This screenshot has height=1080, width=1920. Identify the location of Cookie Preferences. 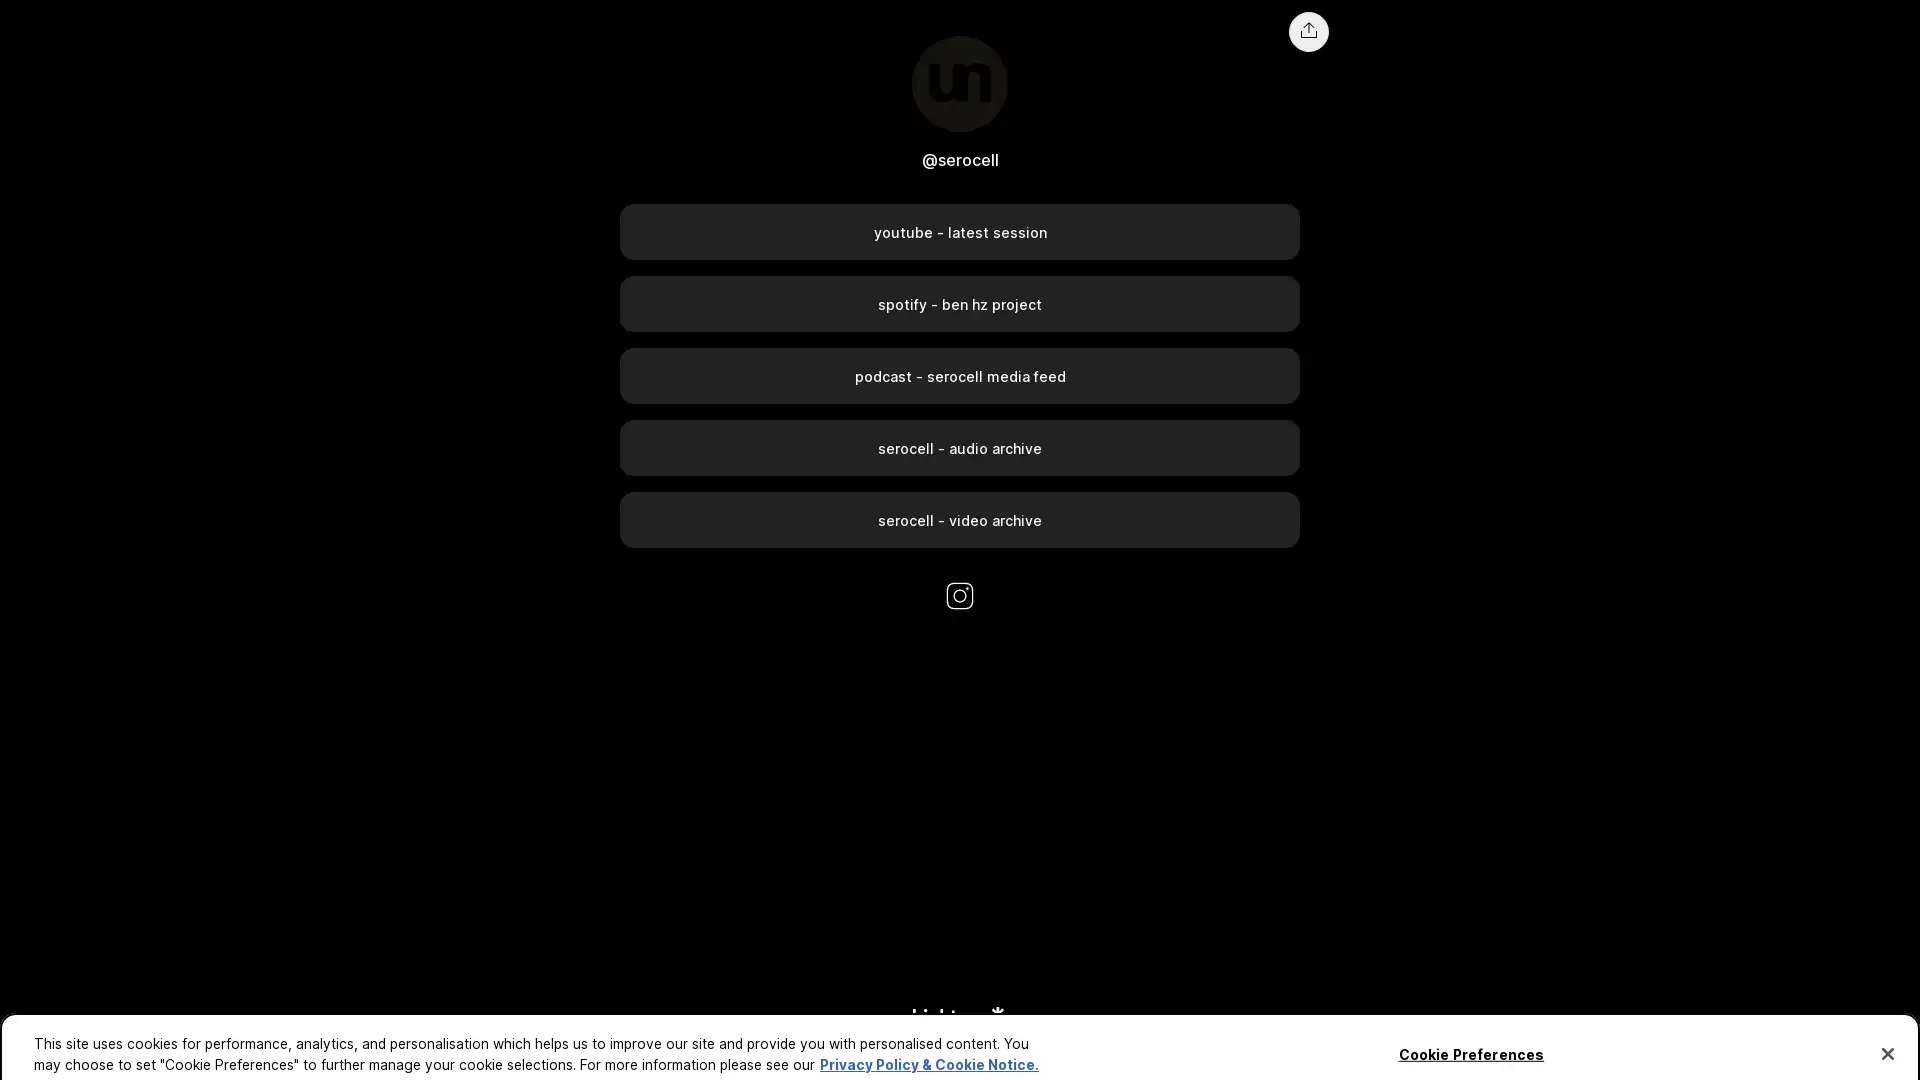
(1470, 1034).